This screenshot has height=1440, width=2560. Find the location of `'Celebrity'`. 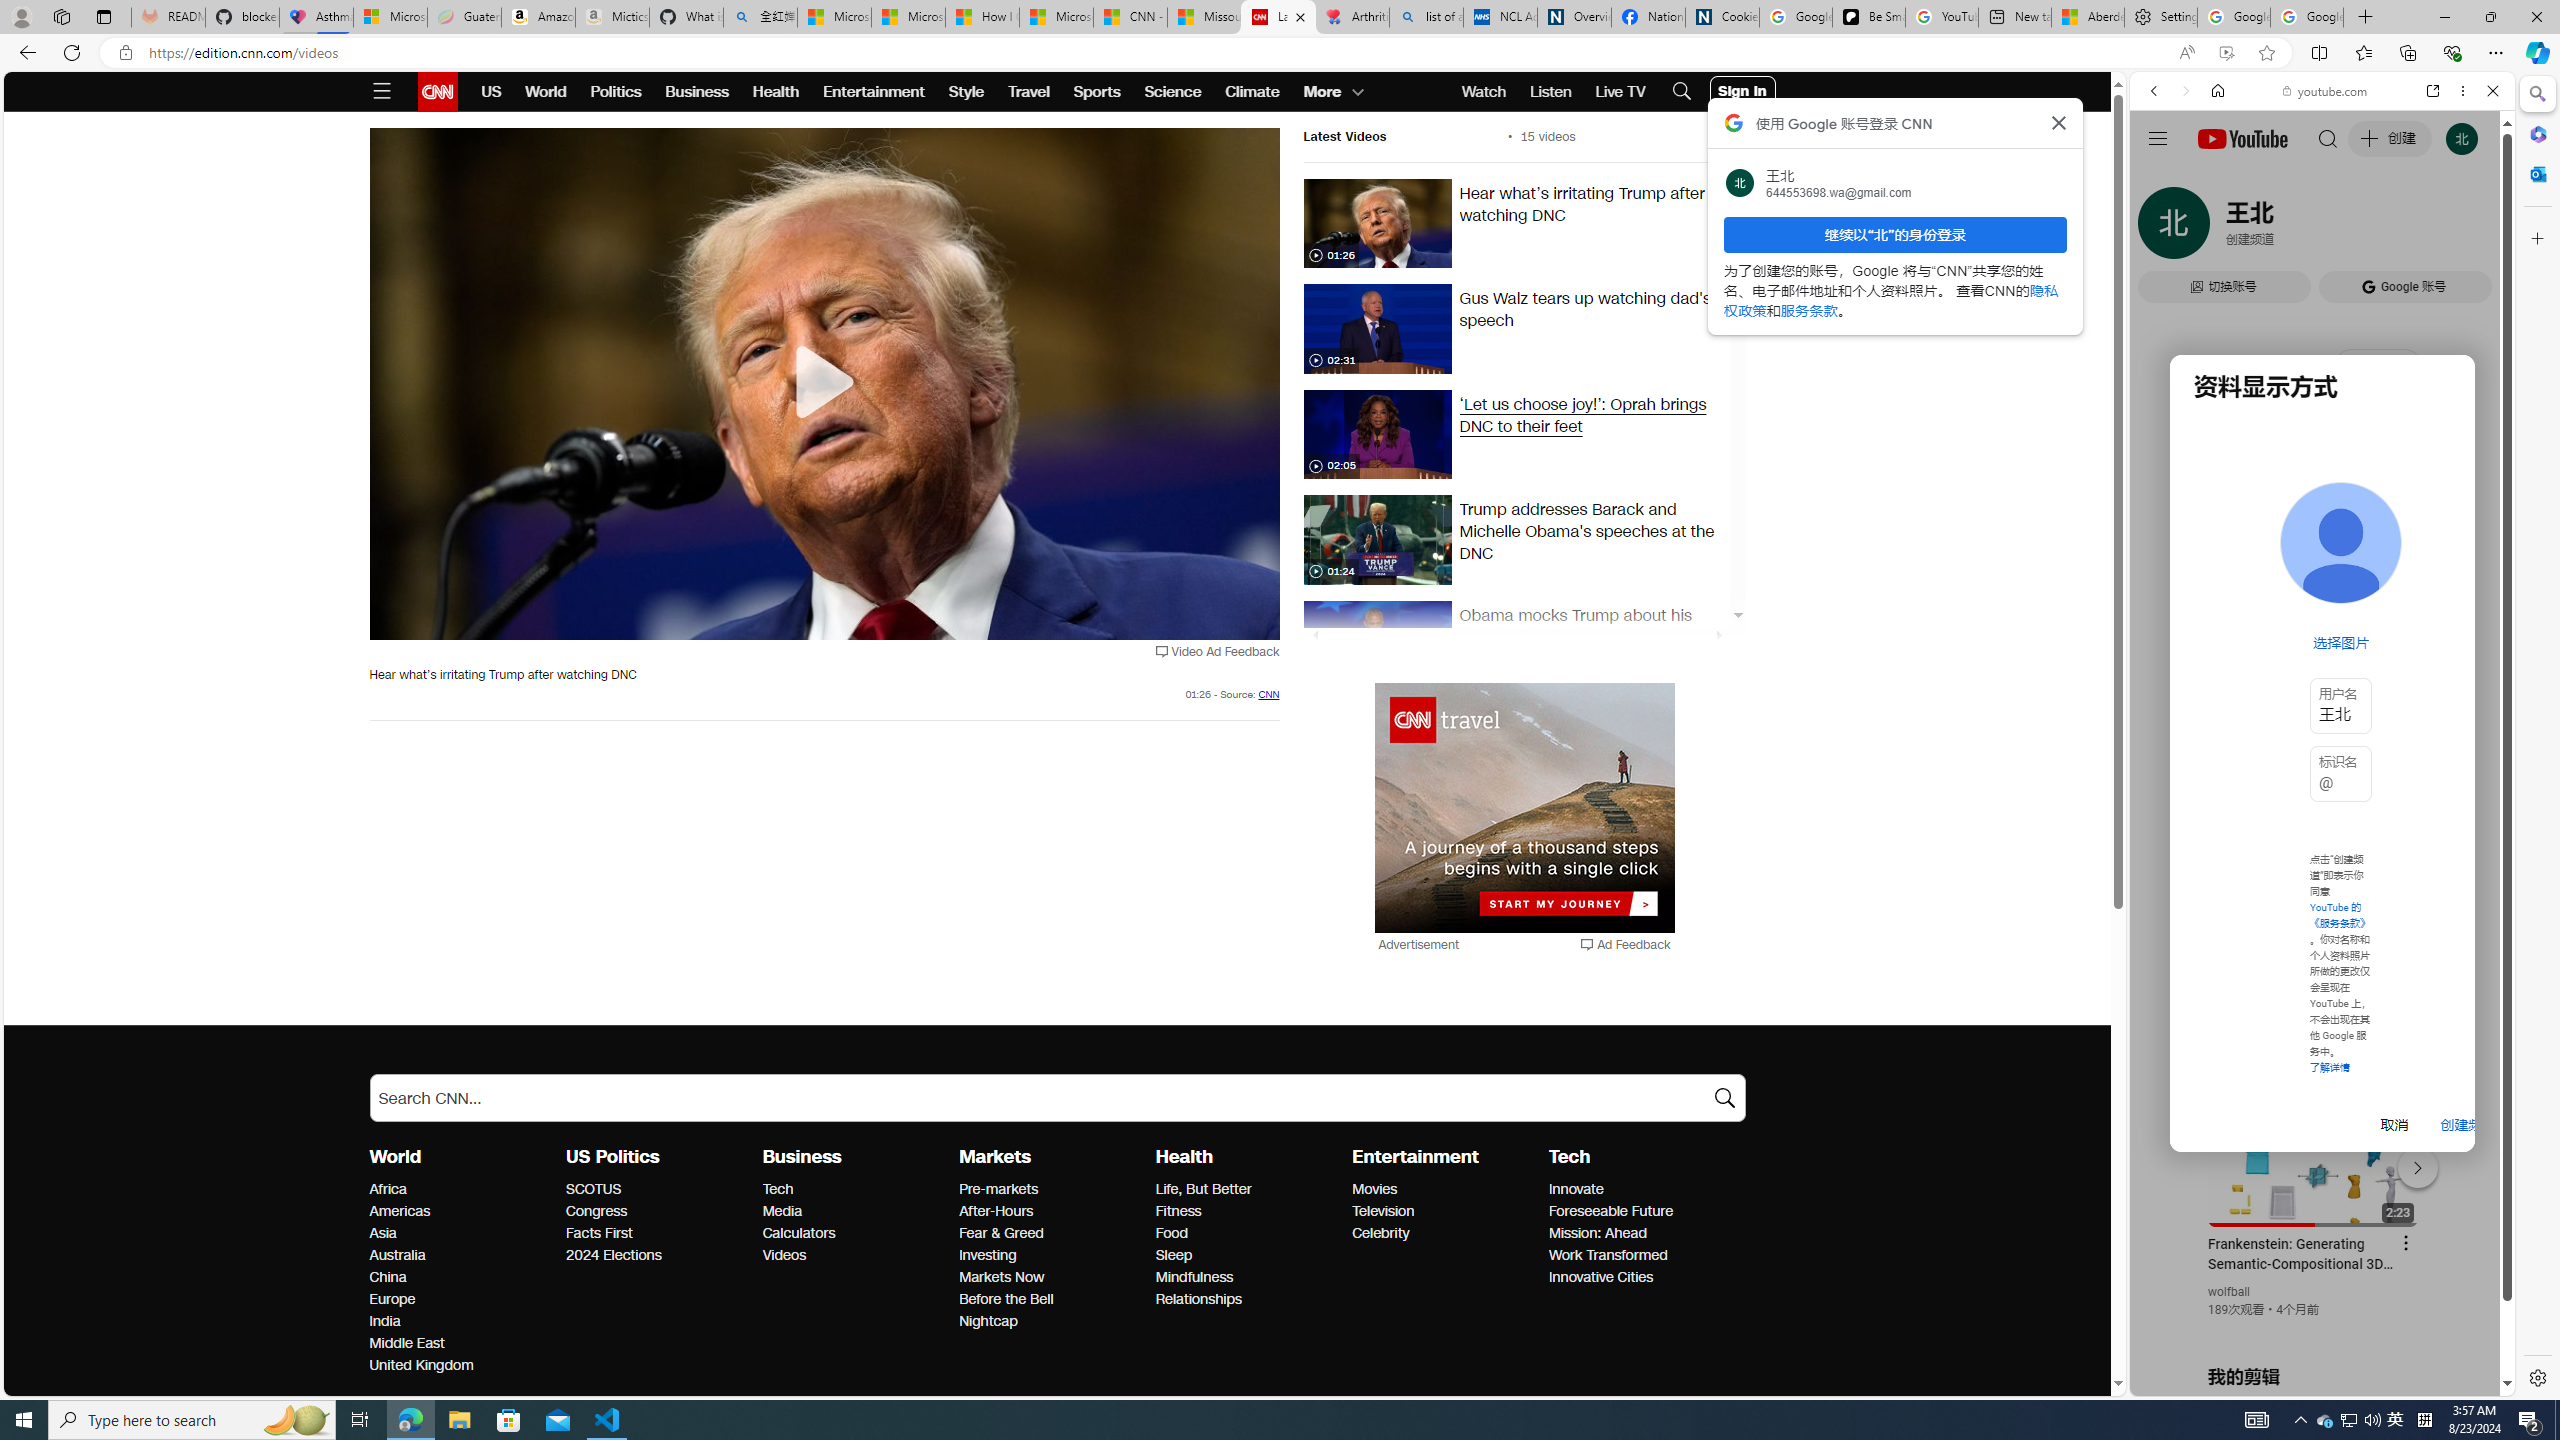

'Celebrity' is located at coordinates (1443, 1233).